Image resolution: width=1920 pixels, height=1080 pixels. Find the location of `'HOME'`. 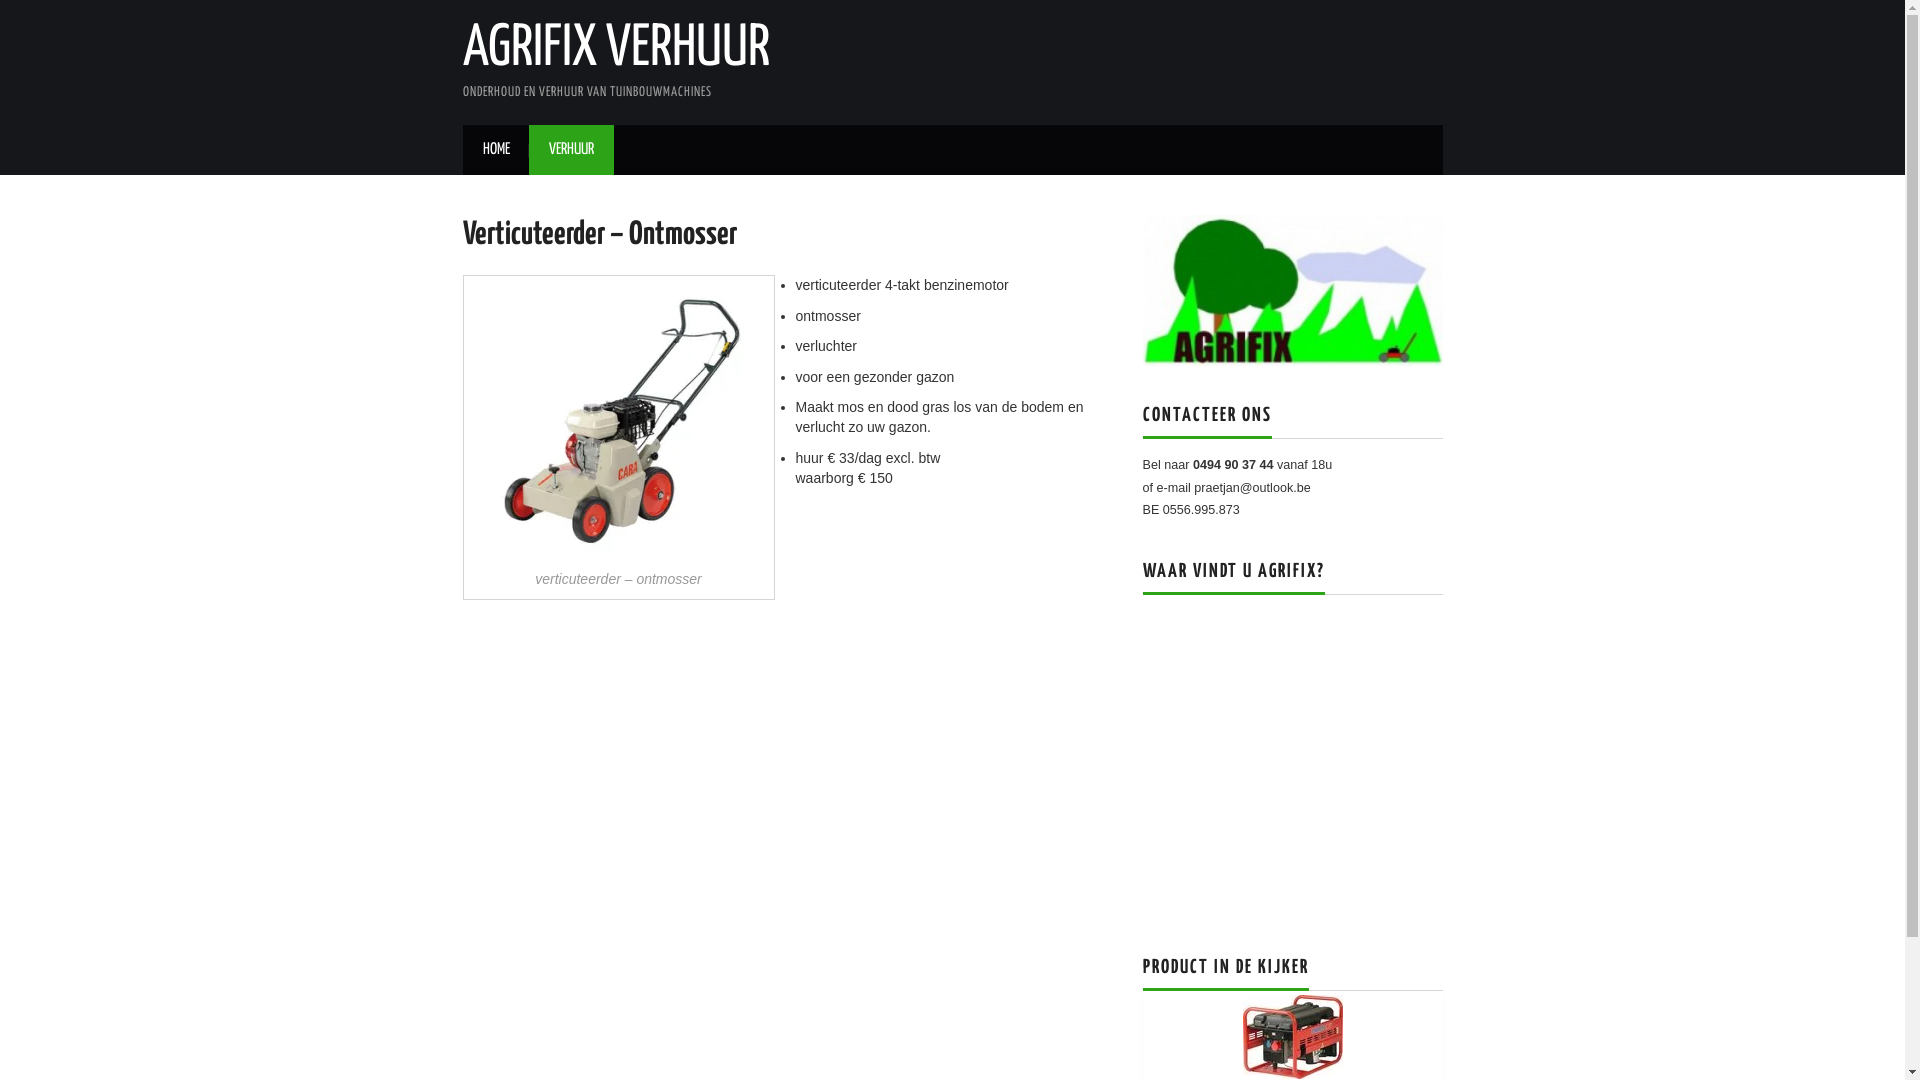

'HOME' is located at coordinates (495, 149).